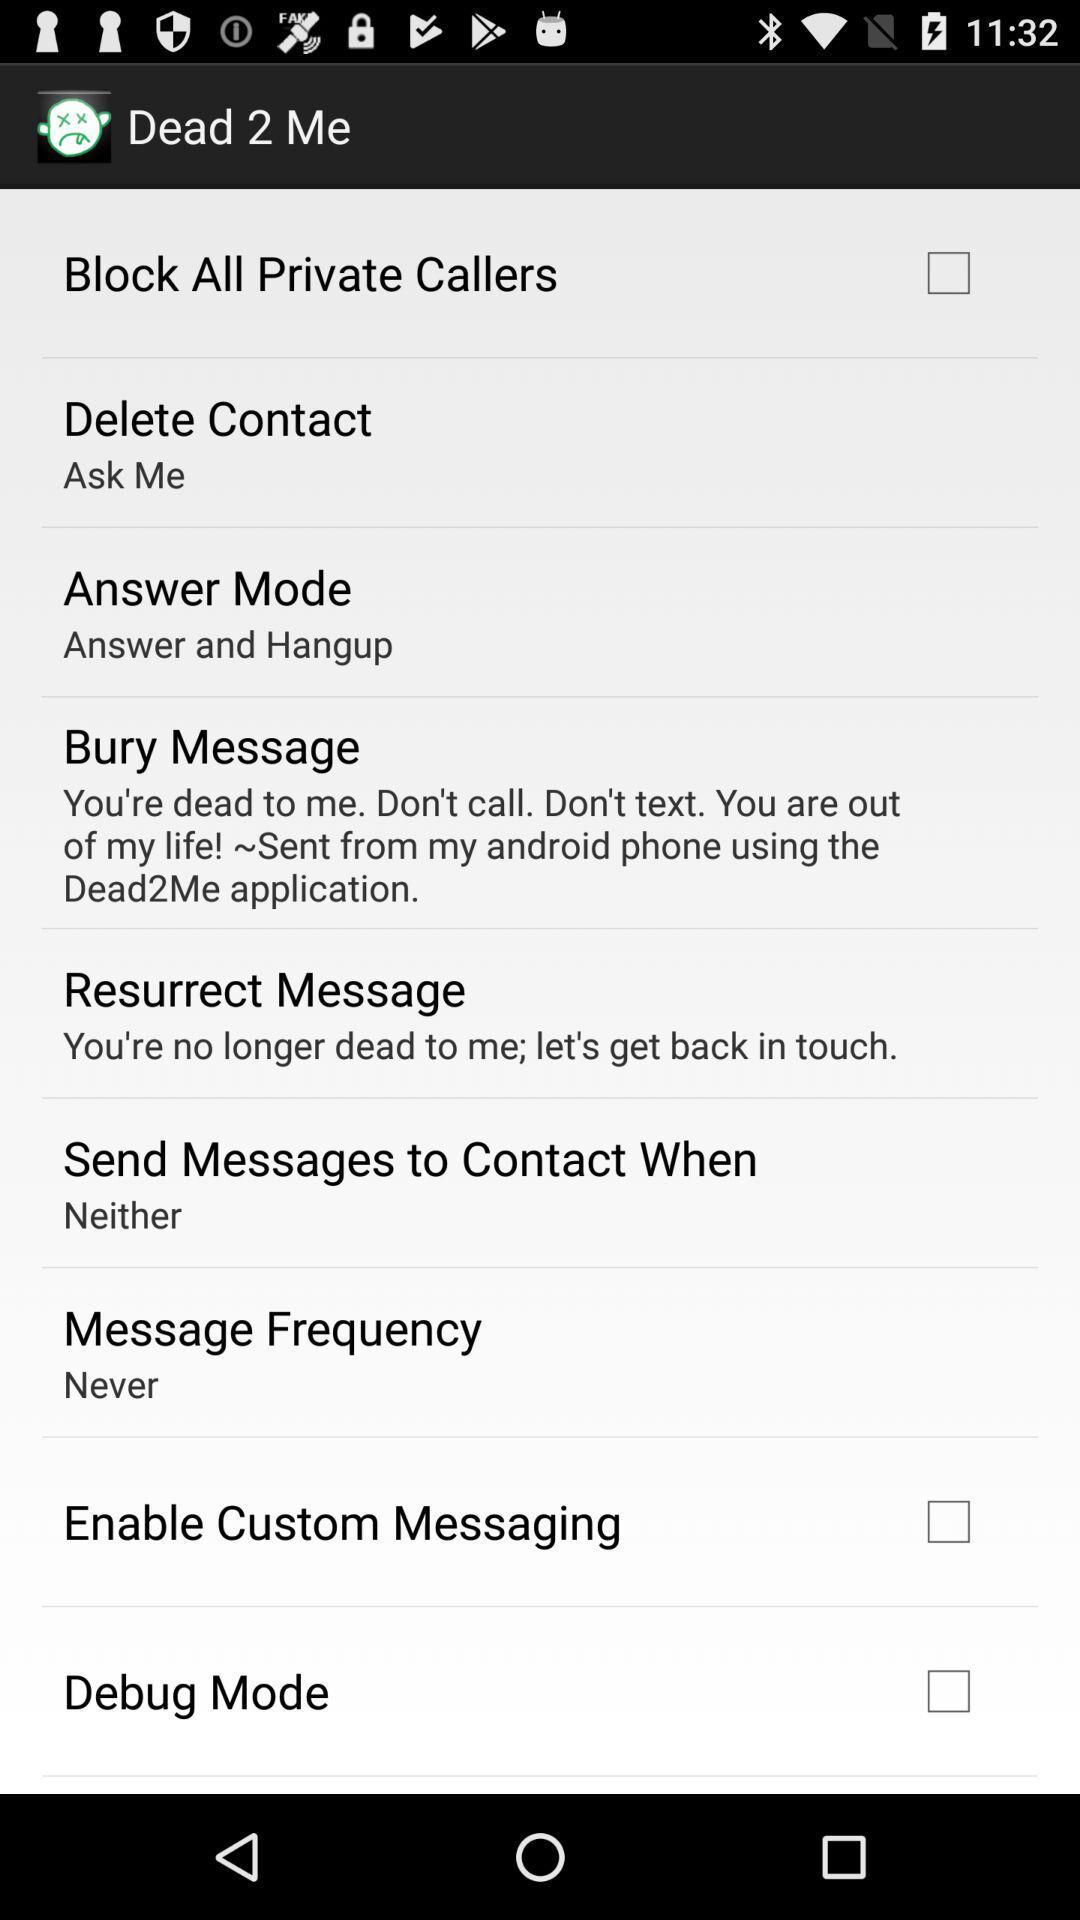  Describe the element at coordinates (217, 416) in the screenshot. I see `the delete contact app` at that location.